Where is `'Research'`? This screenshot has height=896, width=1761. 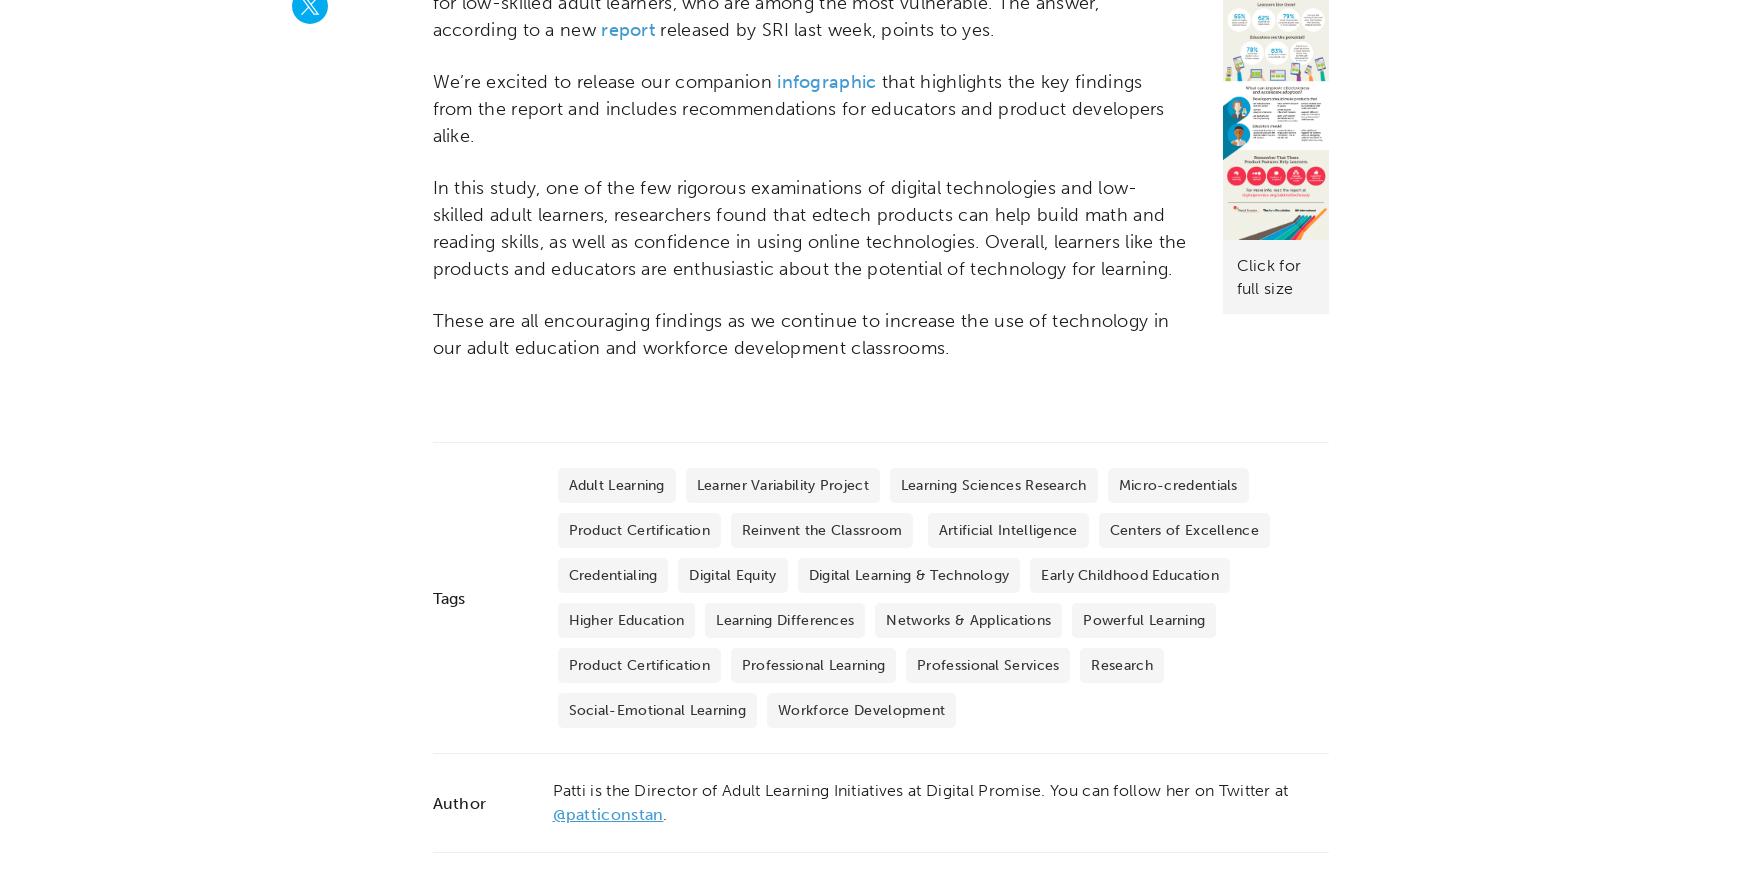 'Research' is located at coordinates (1120, 665).